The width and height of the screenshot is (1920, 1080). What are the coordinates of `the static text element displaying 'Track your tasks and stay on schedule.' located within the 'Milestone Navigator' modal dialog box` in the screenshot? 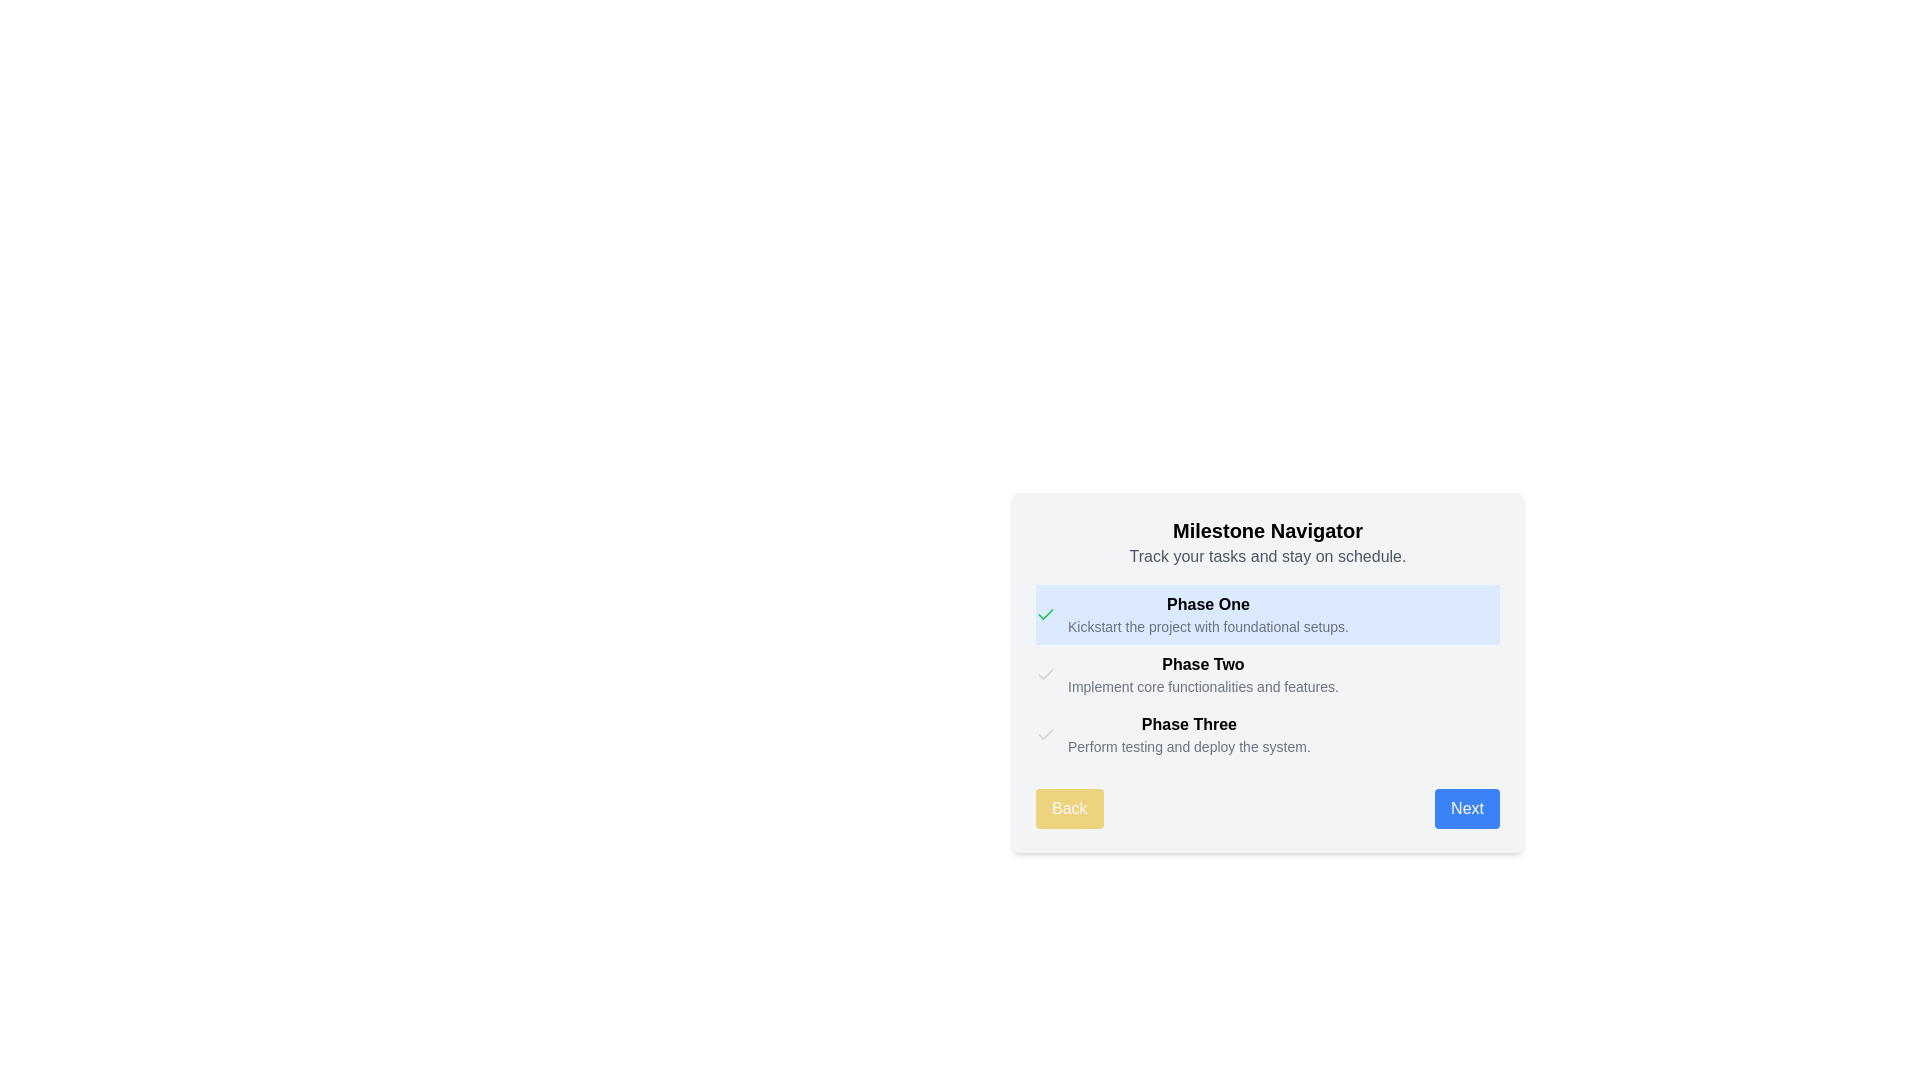 It's located at (1266, 556).